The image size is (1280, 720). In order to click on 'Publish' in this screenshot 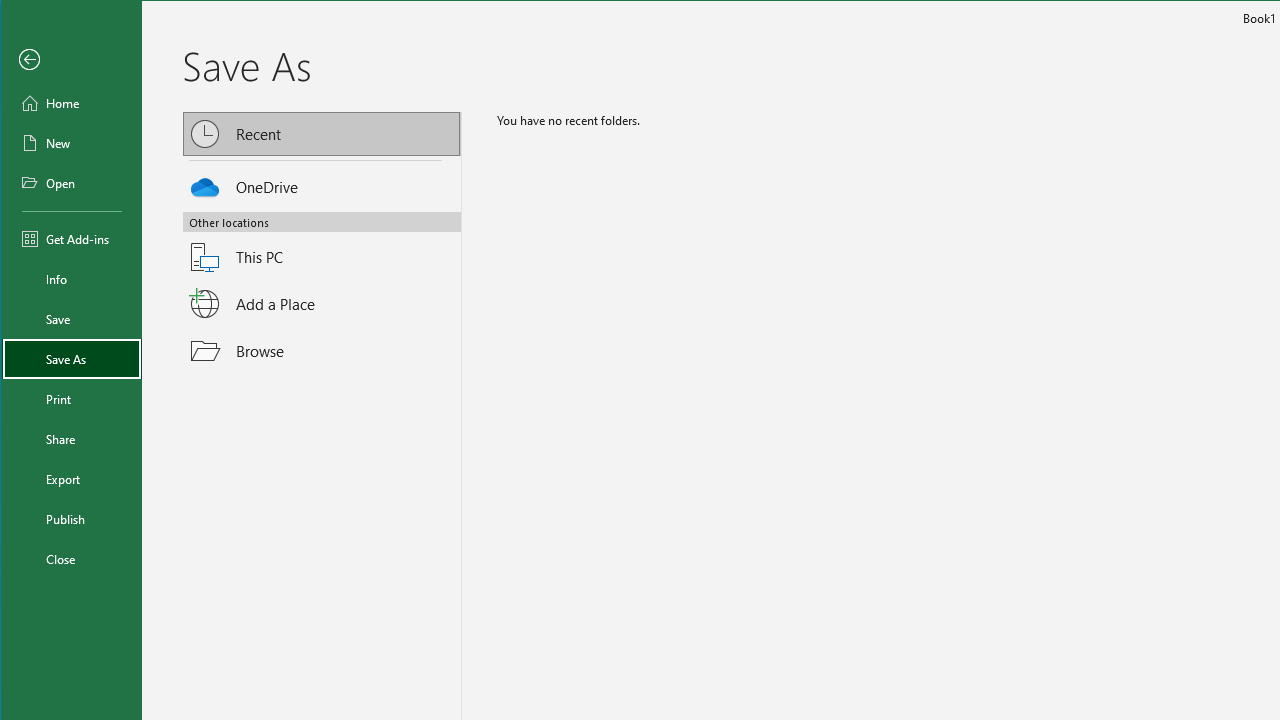, I will do `click(72, 518)`.